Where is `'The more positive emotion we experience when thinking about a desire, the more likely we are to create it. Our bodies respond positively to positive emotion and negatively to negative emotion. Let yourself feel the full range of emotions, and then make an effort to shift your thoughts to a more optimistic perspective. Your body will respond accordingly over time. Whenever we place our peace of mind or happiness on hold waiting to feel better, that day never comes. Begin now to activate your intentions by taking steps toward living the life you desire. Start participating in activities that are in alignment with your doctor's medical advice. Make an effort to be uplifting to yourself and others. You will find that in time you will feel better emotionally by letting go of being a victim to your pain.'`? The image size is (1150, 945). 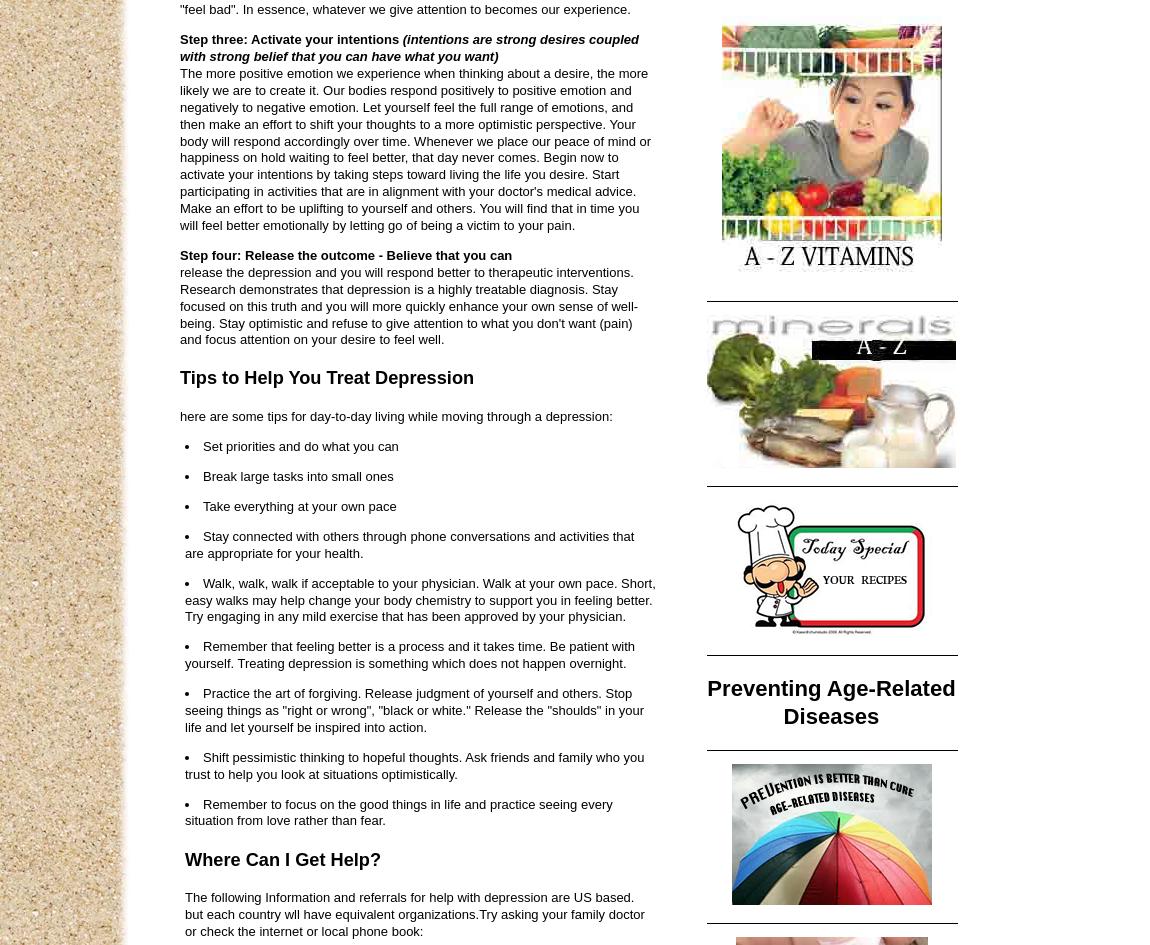 'The more positive emotion we experience when thinking about a desire, the more likely we are to create it. Our bodies respond positively to positive emotion and negatively to negative emotion. Let yourself feel the full range of emotions, and then make an effort to shift your thoughts to a more optimistic perspective. Your body will respond accordingly over time. Whenever we place our peace of mind or happiness on hold waiting to feel better, that day never comes. Begin now to activate your intentions by taking steps toward living the life you desire. Start participating in activities that are in alignment with your doctor's medical advice. Make an effort to be uplifting to yourself and others. You will find that in time you will feel better emotionally by letting go of being a victim to your pain.' is located at coordinates (415, 149).